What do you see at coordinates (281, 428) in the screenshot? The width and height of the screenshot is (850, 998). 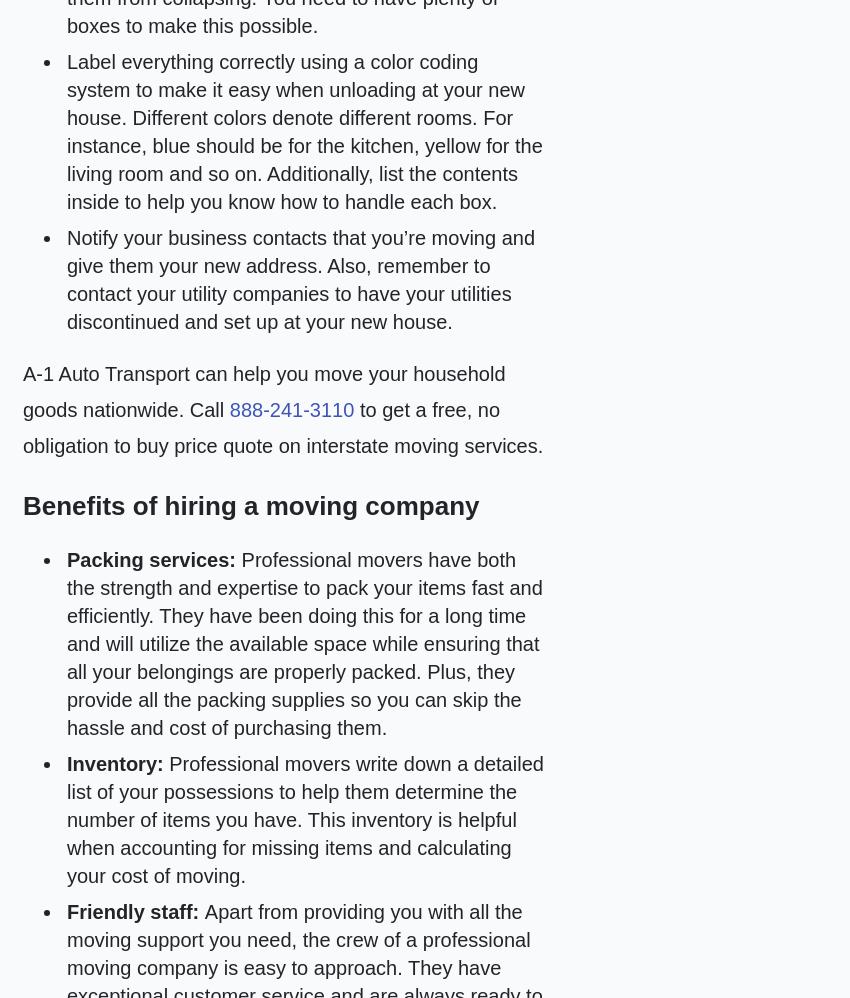 I see `'to get a free, no obligation to buy price quote on interstate moving services.'` at bounding box center [281, 428].